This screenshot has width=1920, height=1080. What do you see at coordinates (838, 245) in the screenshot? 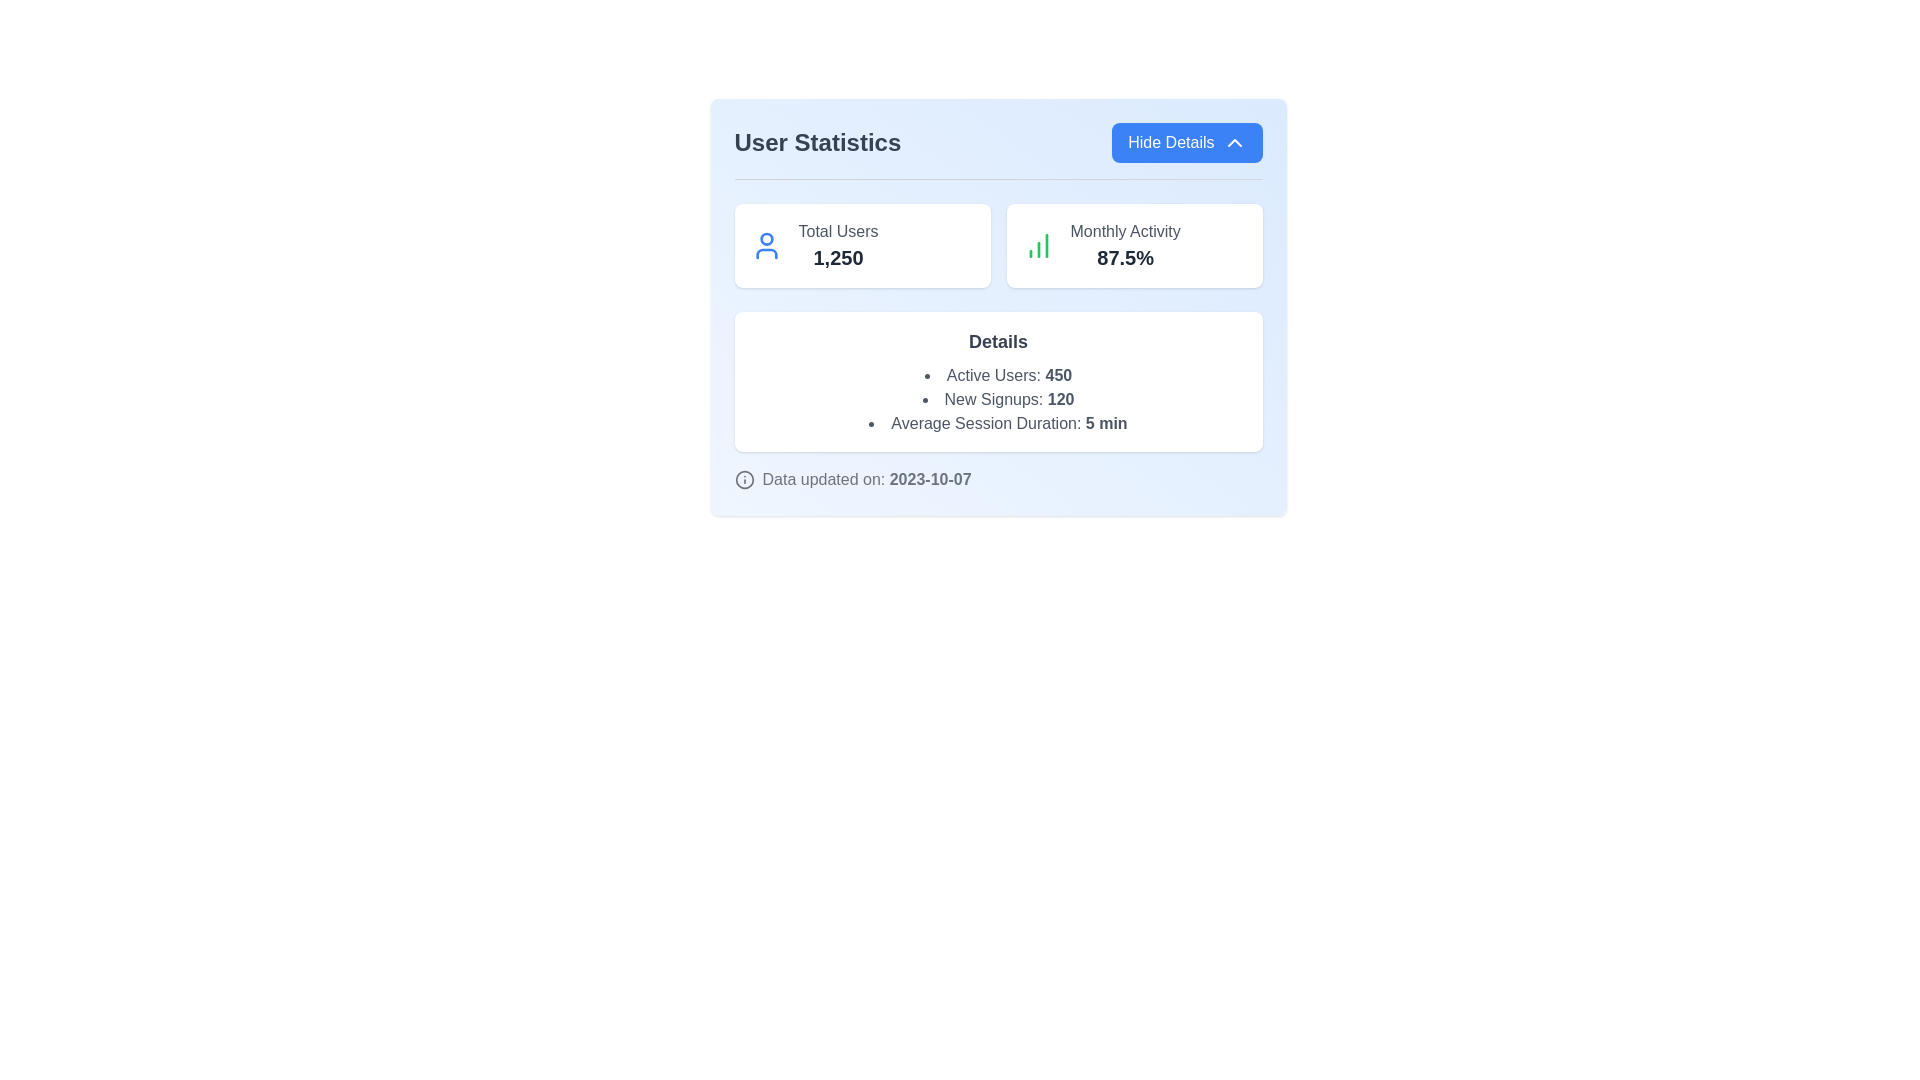
I see `the Text Display element showing 'Total Users' with the number '1,250' in a bold, larger font, located at the top-left corner of a metric card` at bounding box center [838, 245].